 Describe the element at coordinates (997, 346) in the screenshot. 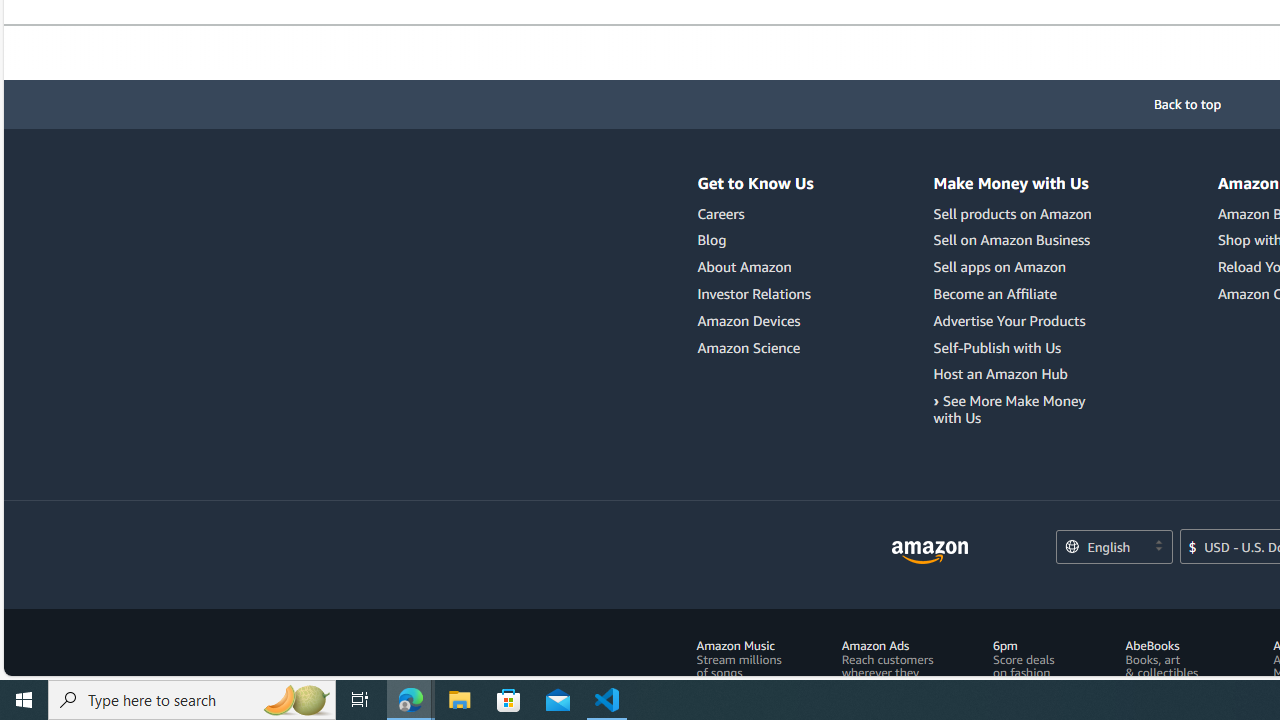

I see `'Self-Publish with Us'` at that location.